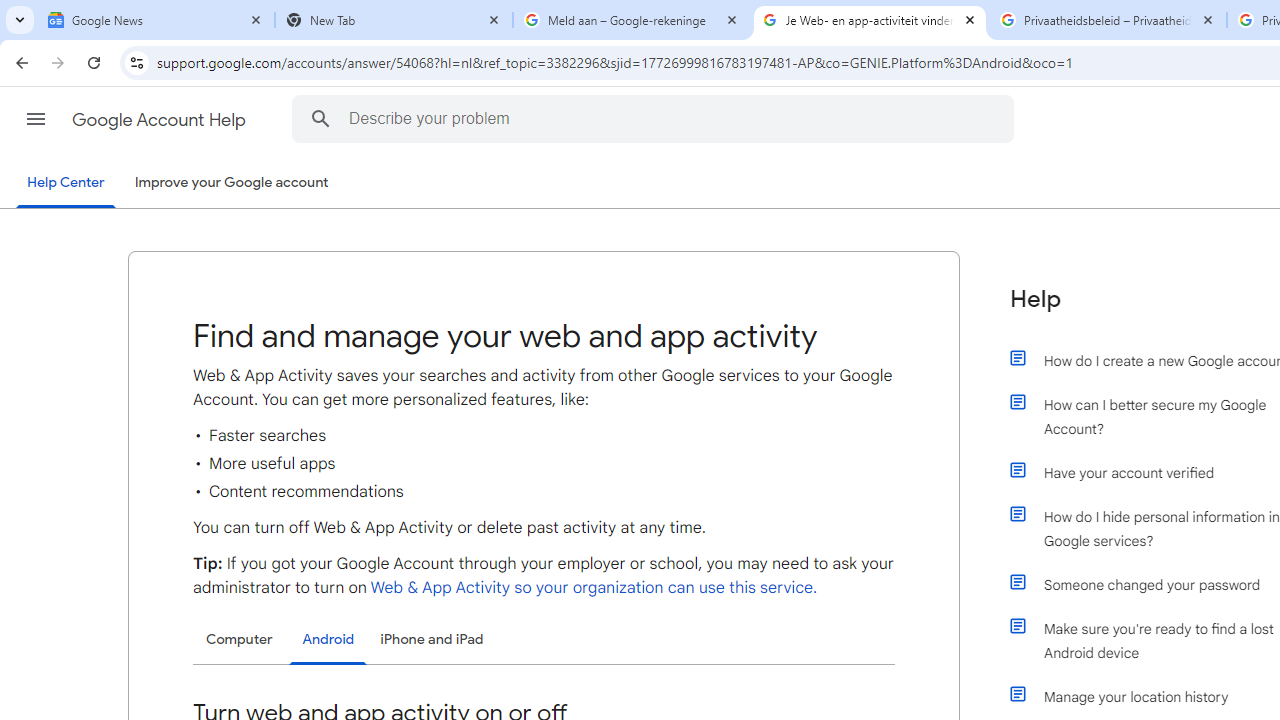 The image size is (1280, 720). What do you see at coordinates (19, 61) in the screenshot?
I see `'Back'` at bounding box center [19, 61].